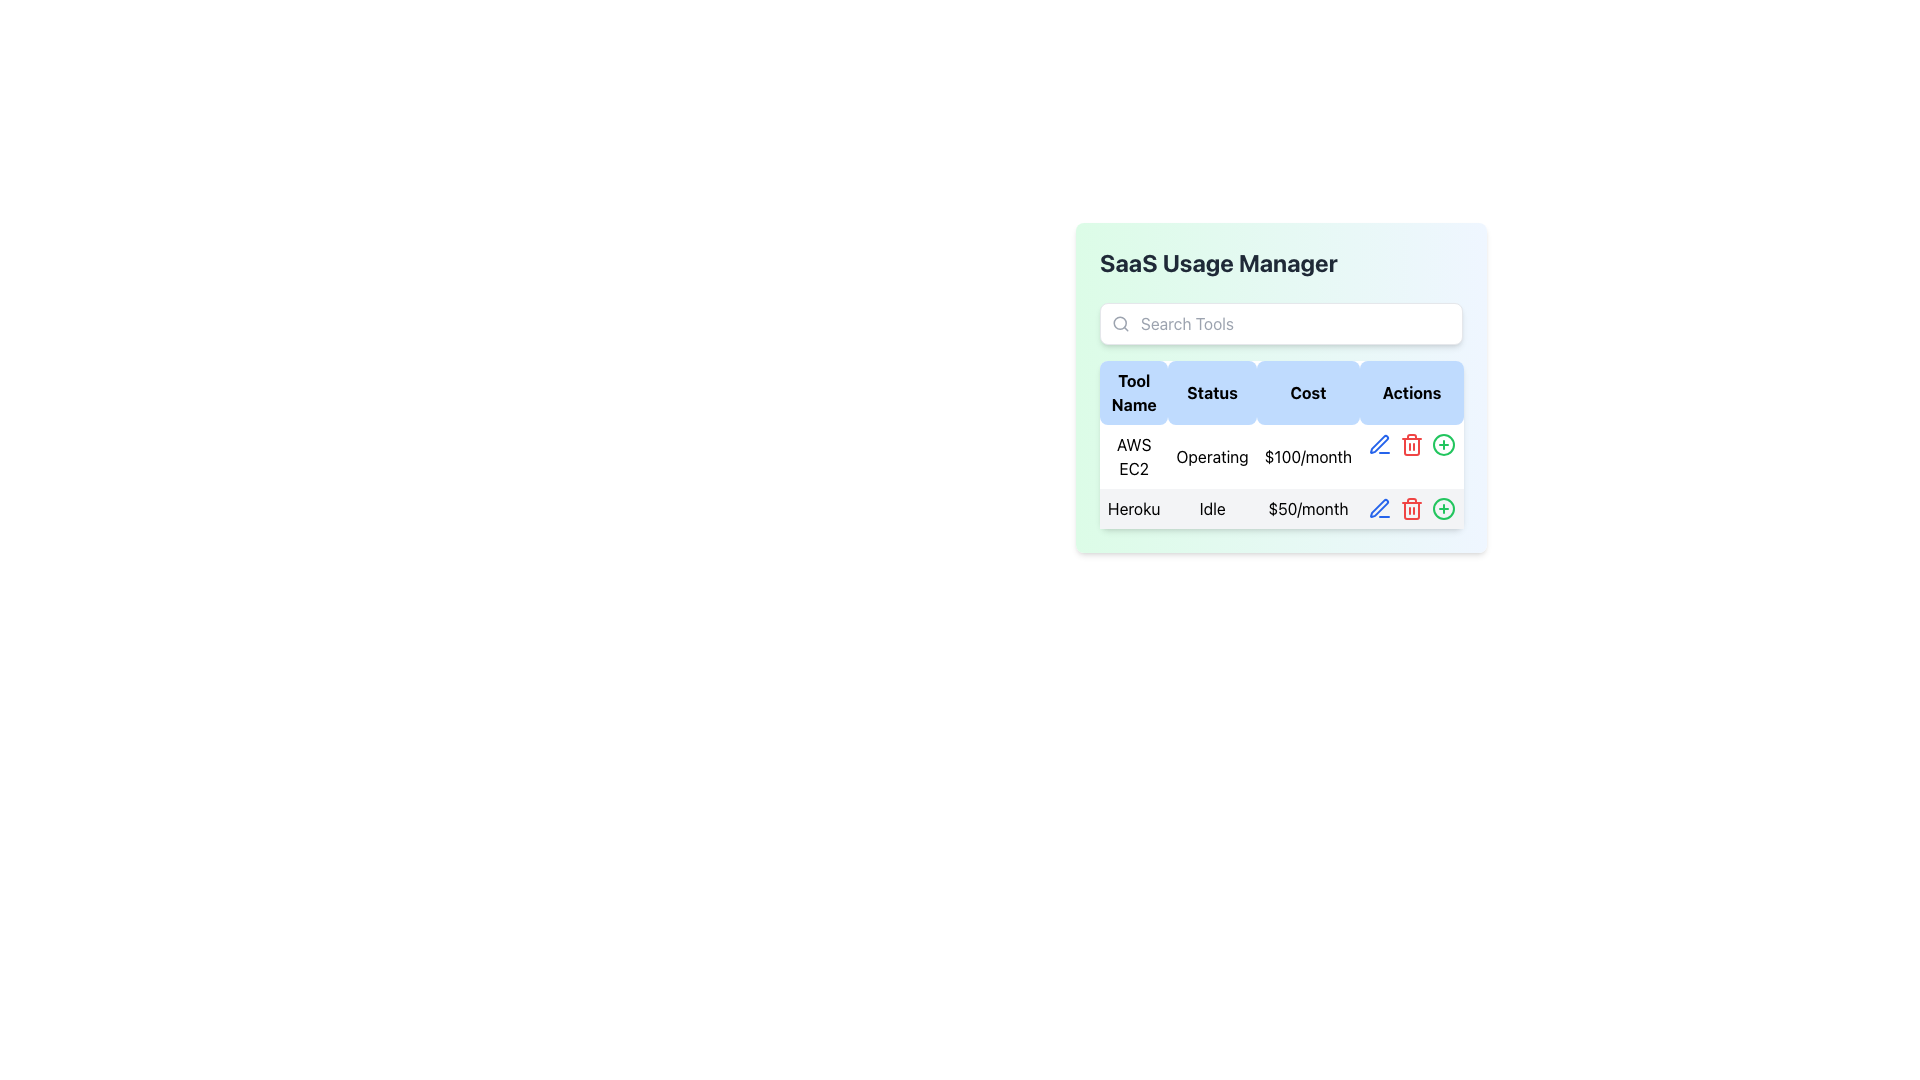  I want to click on the 'Heroku' text label, so click(1133, 508).